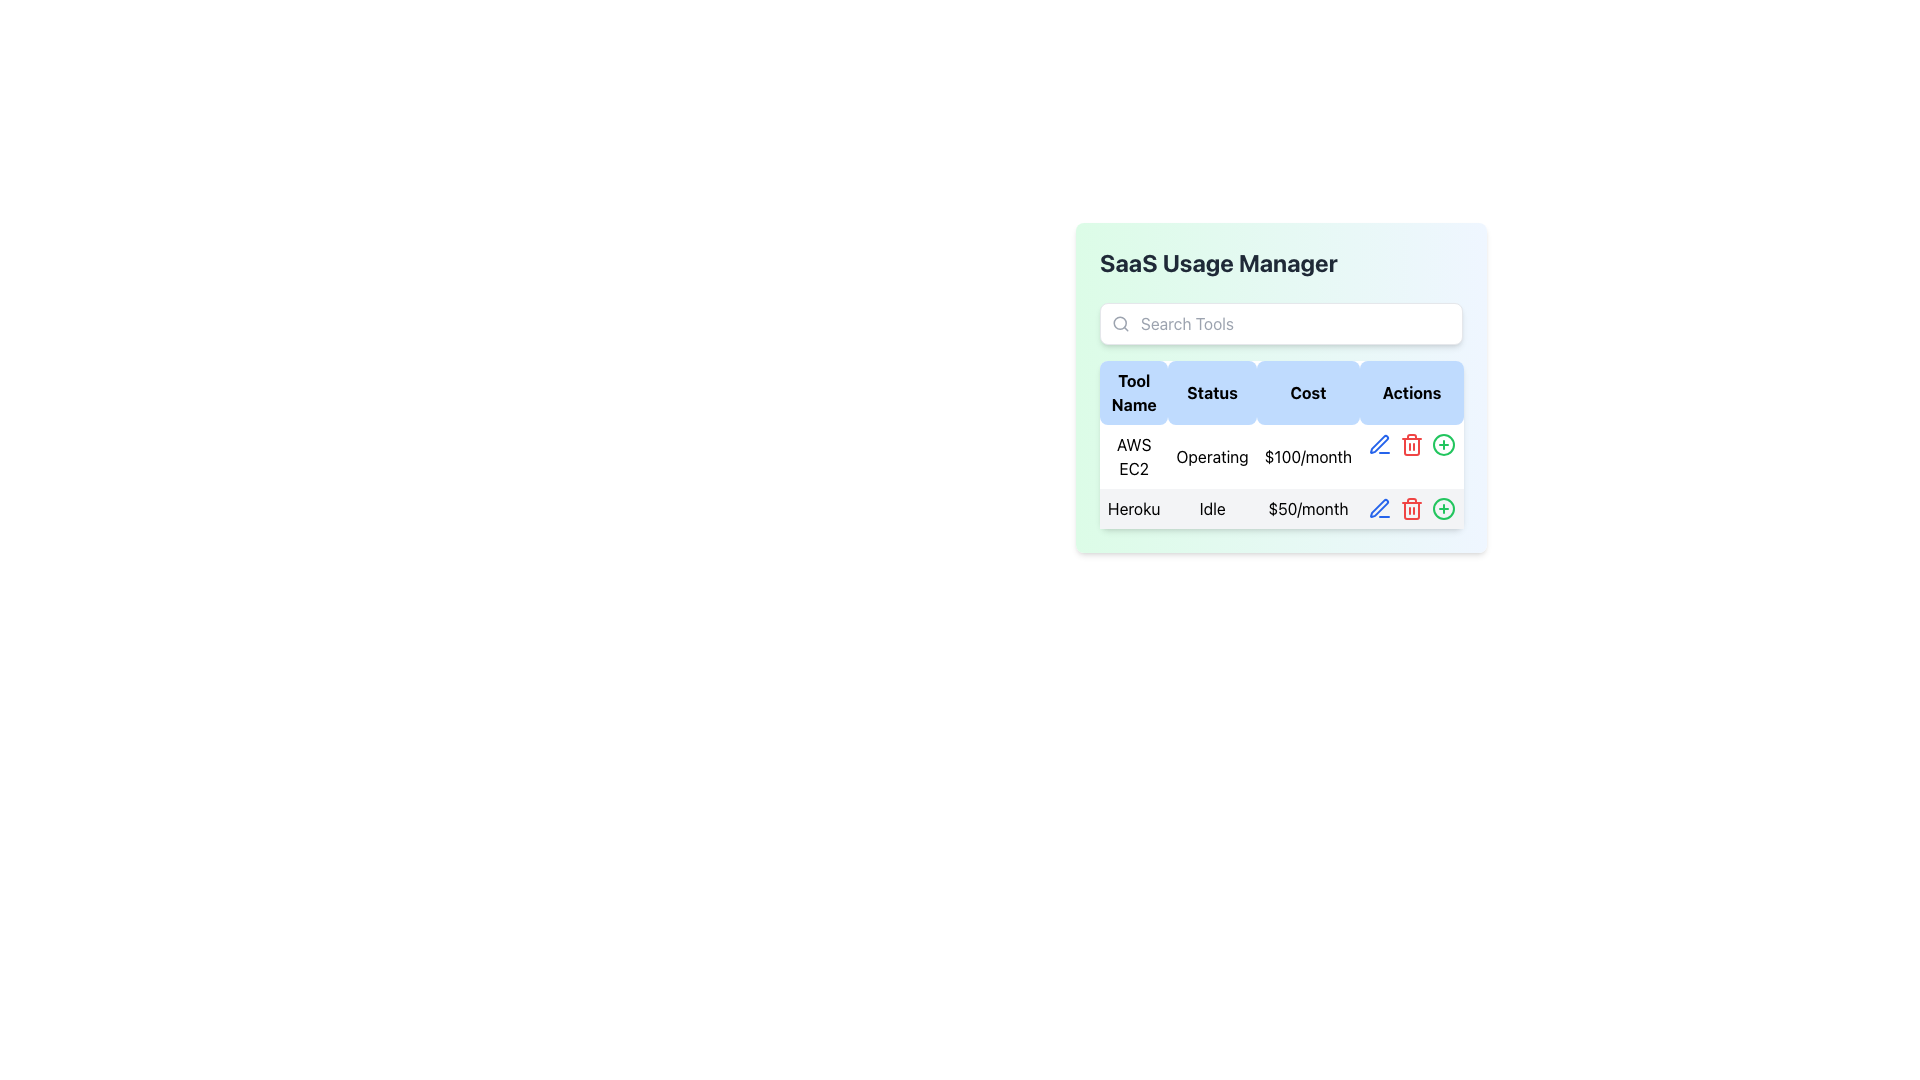  I want to click on the 'Heroku' text label, so click(1133, 508).